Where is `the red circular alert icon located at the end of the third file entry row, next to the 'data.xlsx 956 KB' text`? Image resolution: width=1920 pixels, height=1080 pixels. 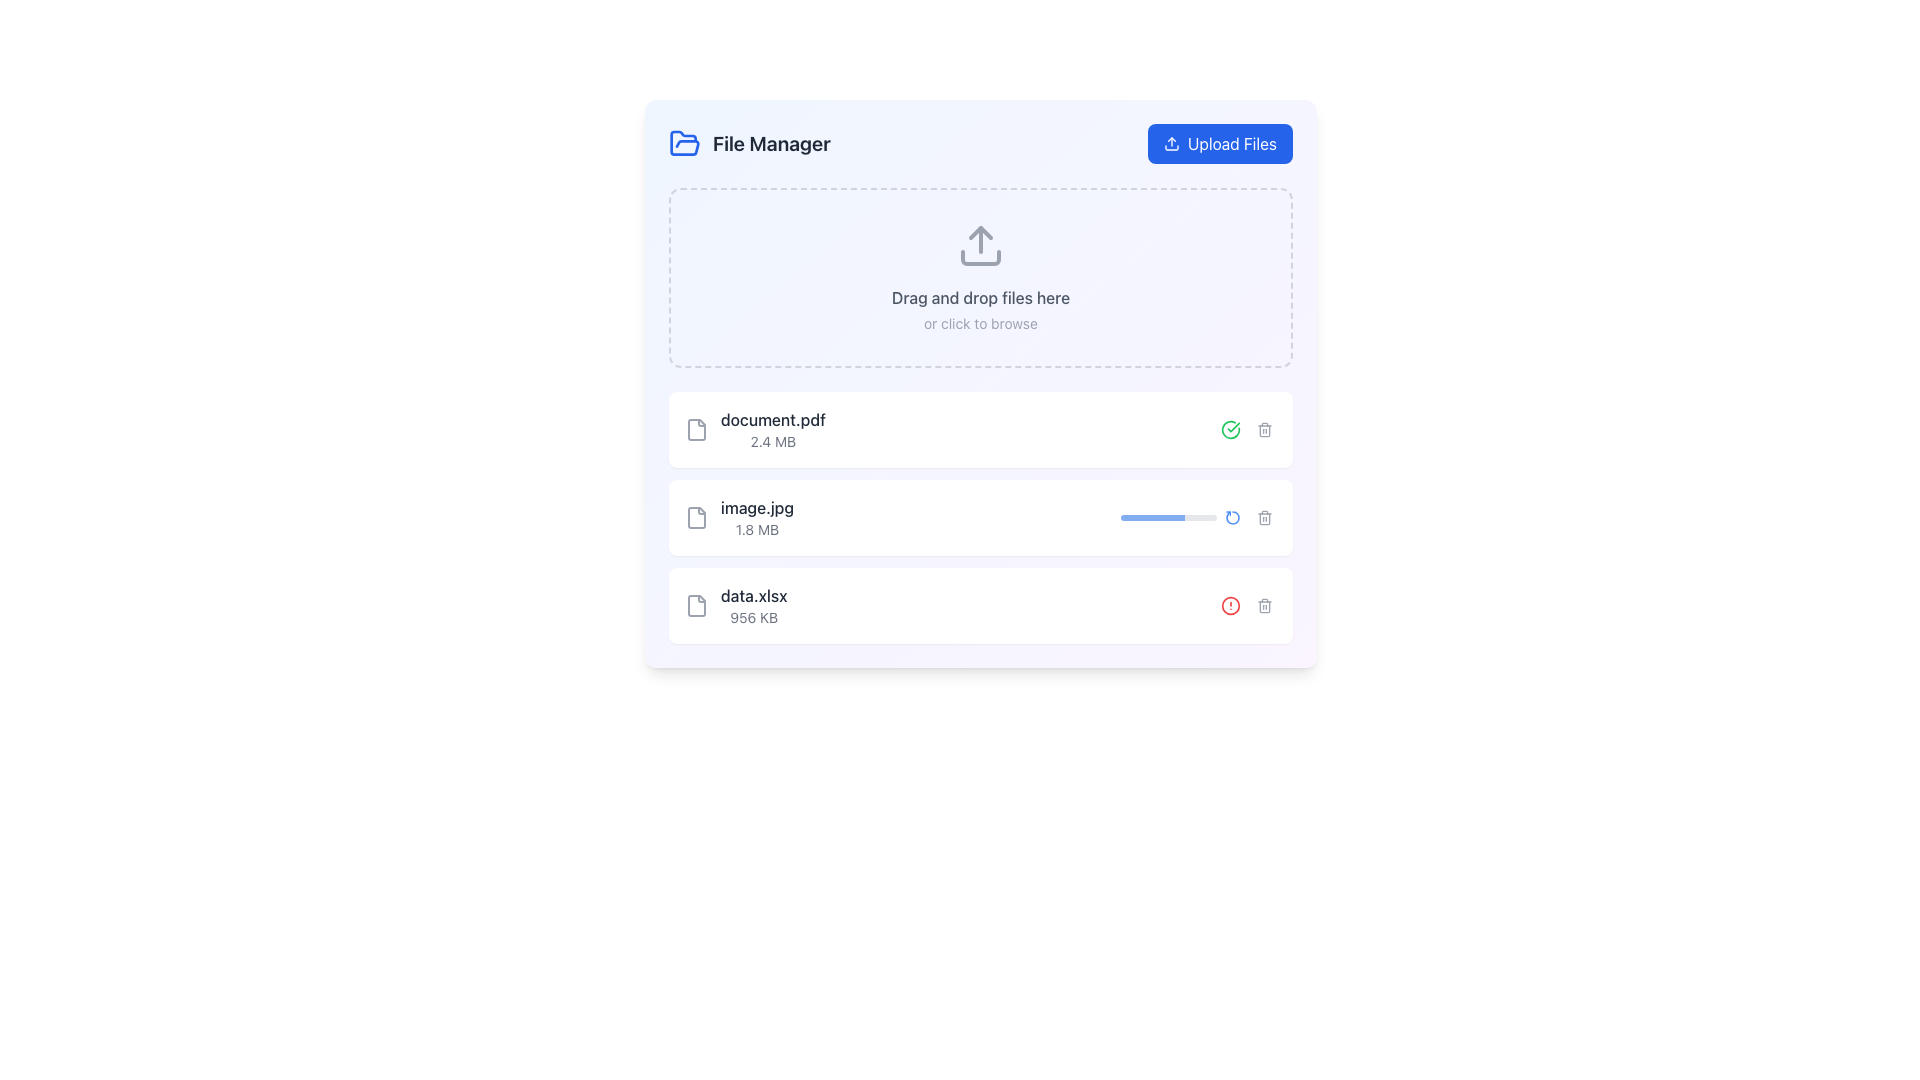
the red circular alert icon located at the end of the third file entry row, next to the 'data.xlsx 956 KB' text is located at coordinates (1247, 604).